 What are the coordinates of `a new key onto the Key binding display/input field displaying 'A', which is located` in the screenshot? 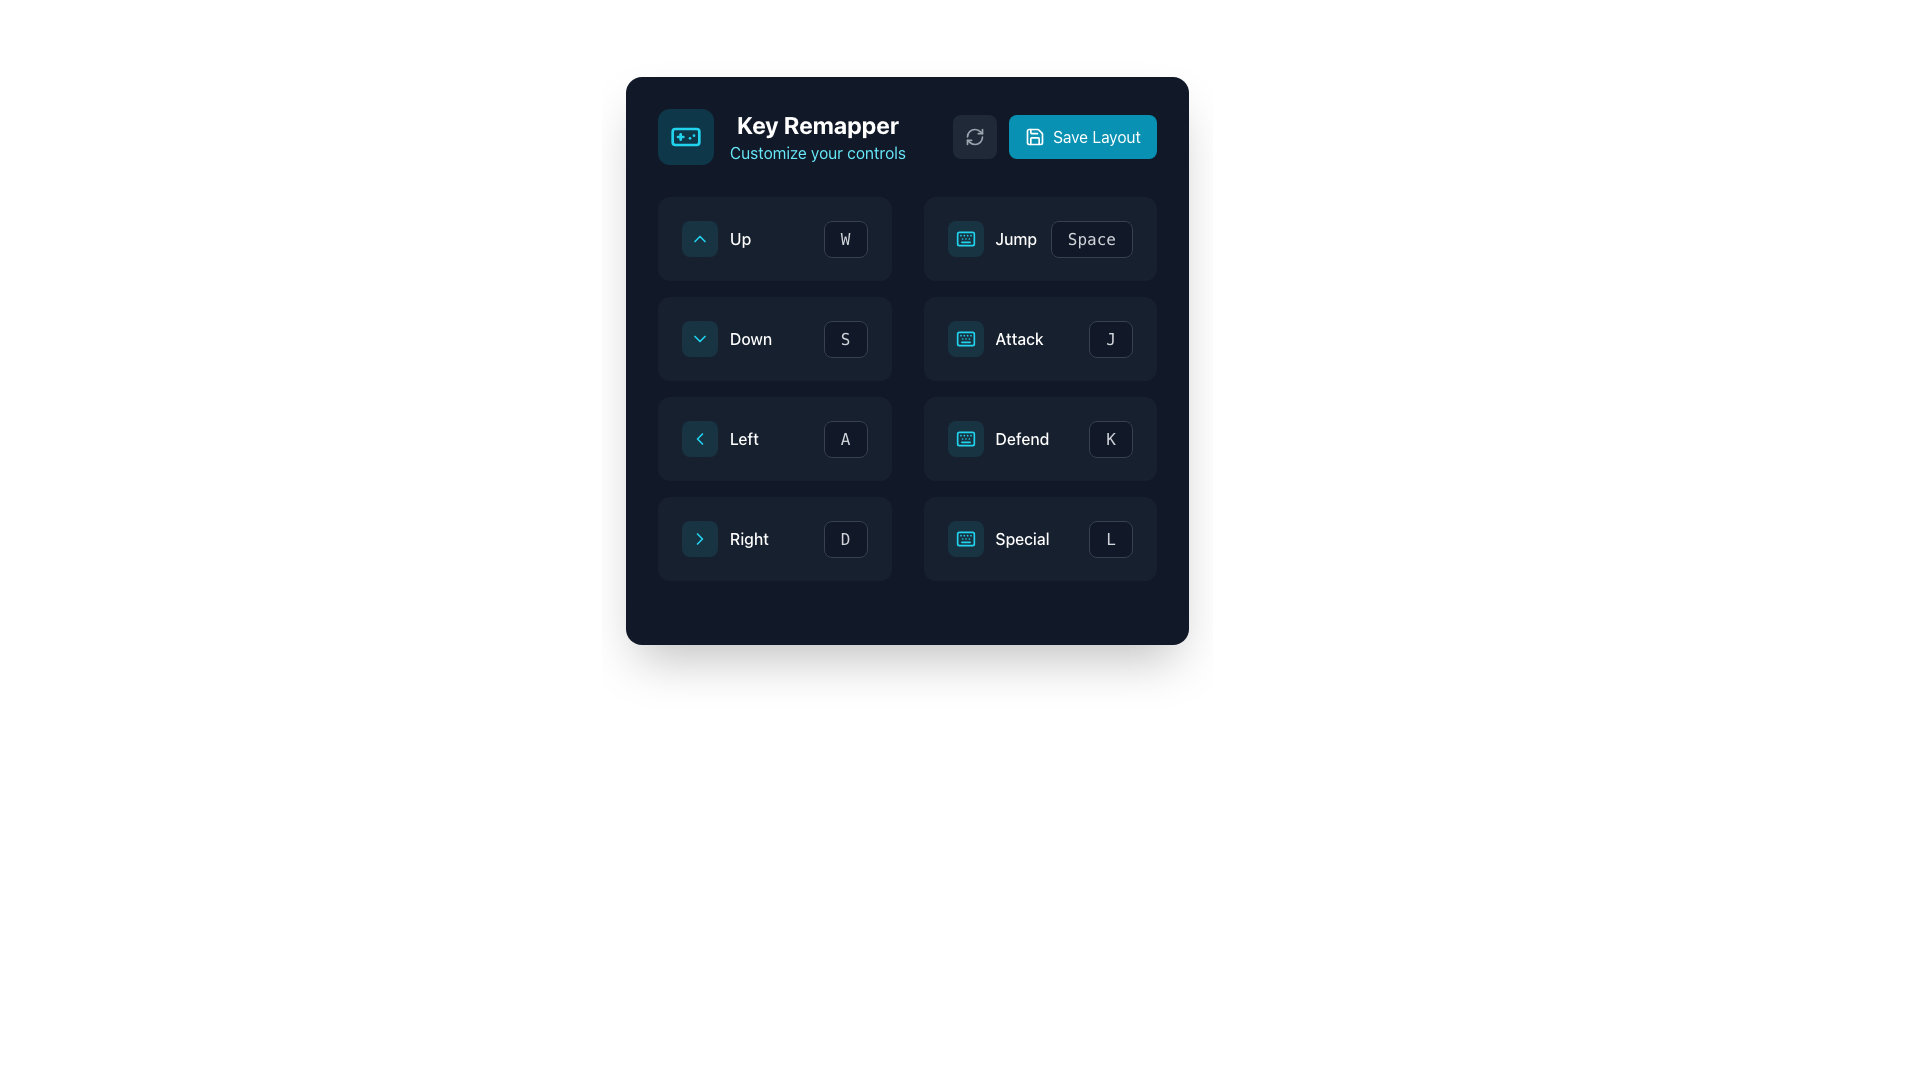 It's located at (773, 438).